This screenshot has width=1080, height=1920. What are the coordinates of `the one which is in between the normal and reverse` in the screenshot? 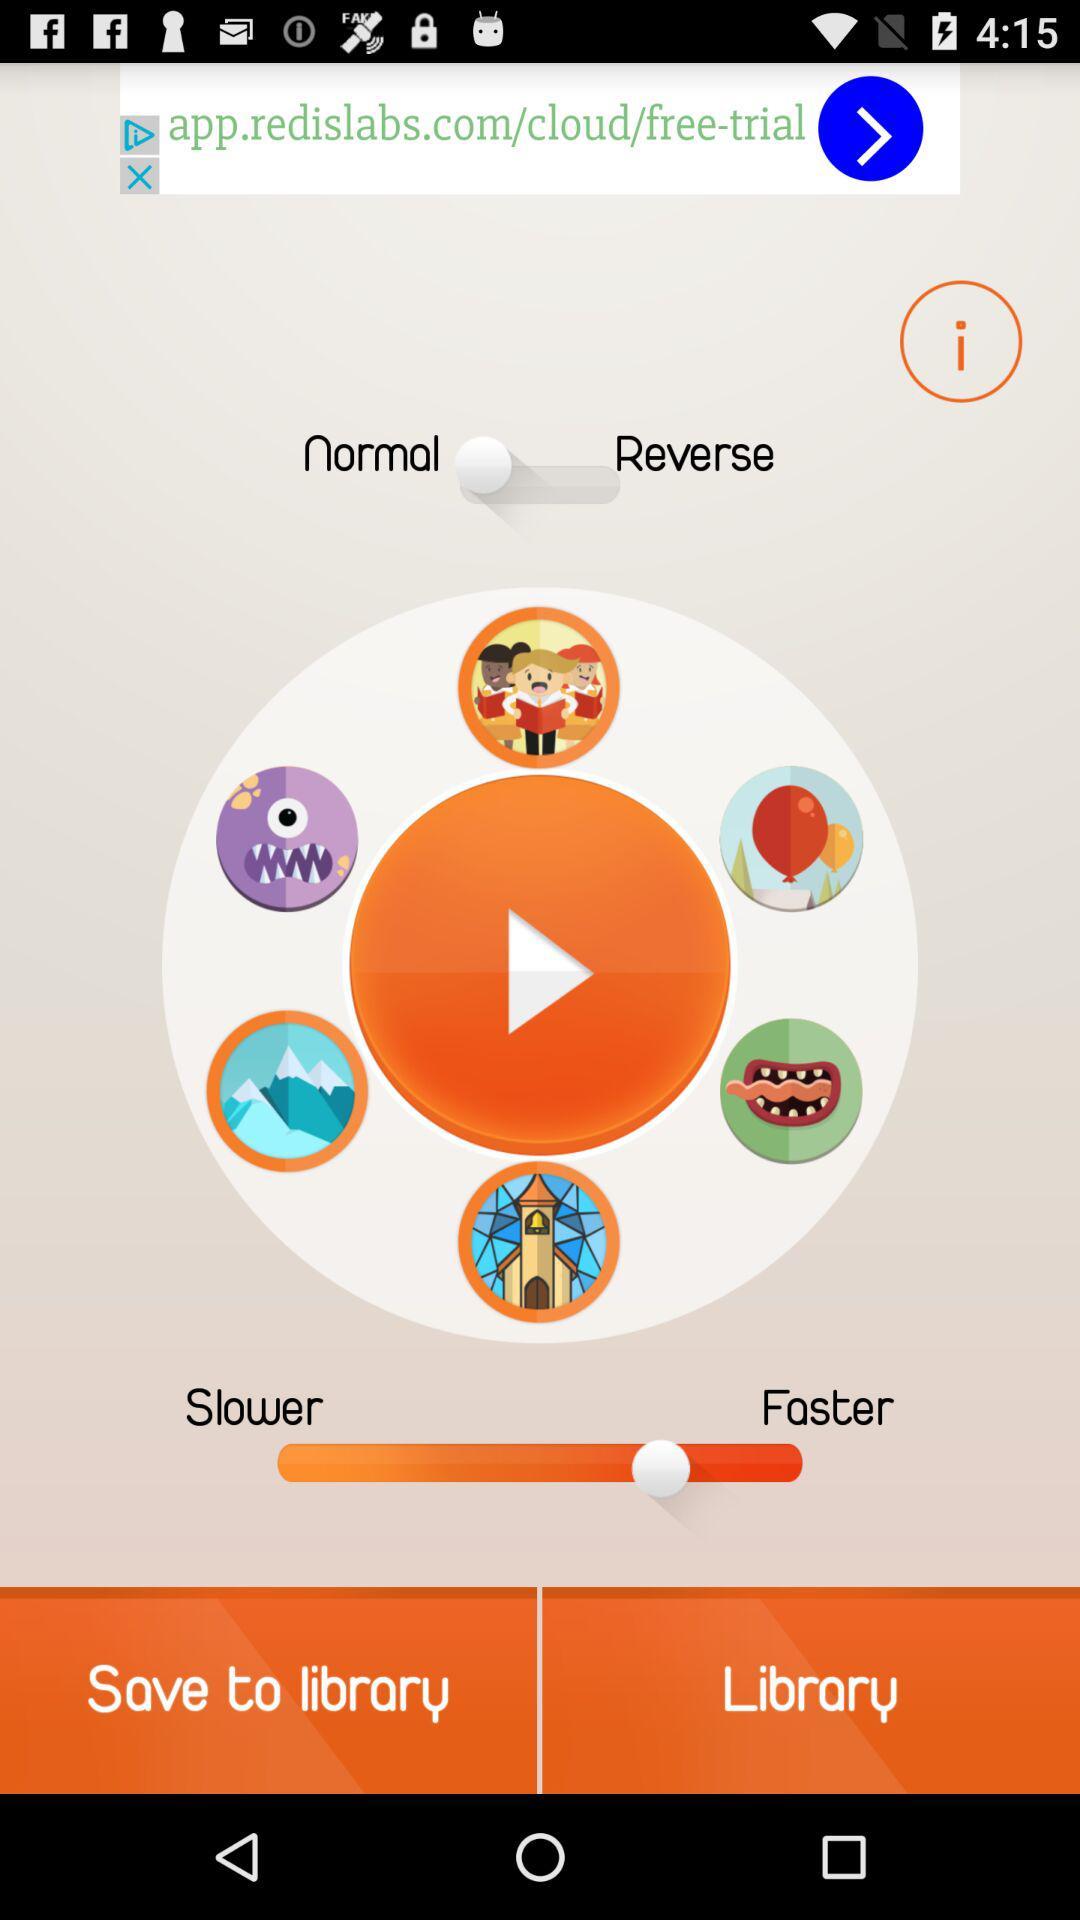 It's located at (540, 463).